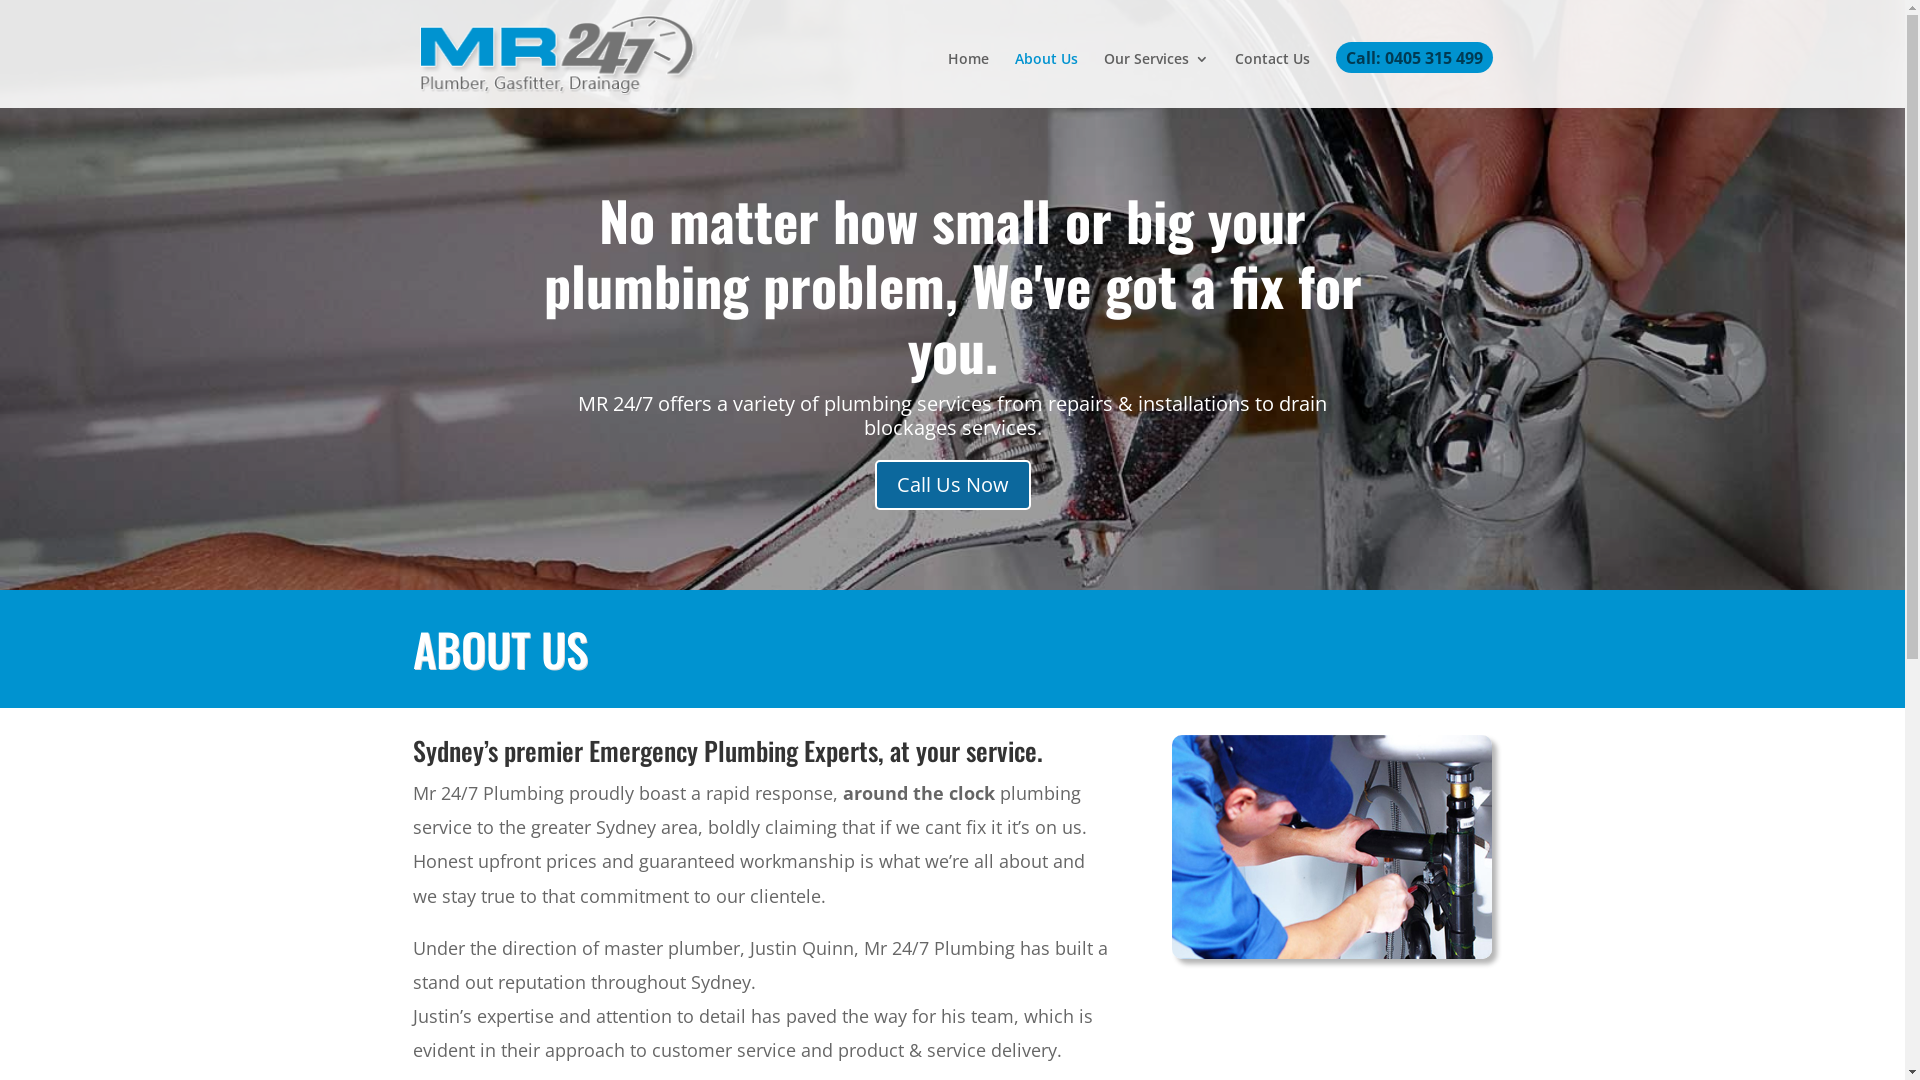 The height and width of the screenshot is (1080, 1920). I want to click on 'Home', so click(968, 79).